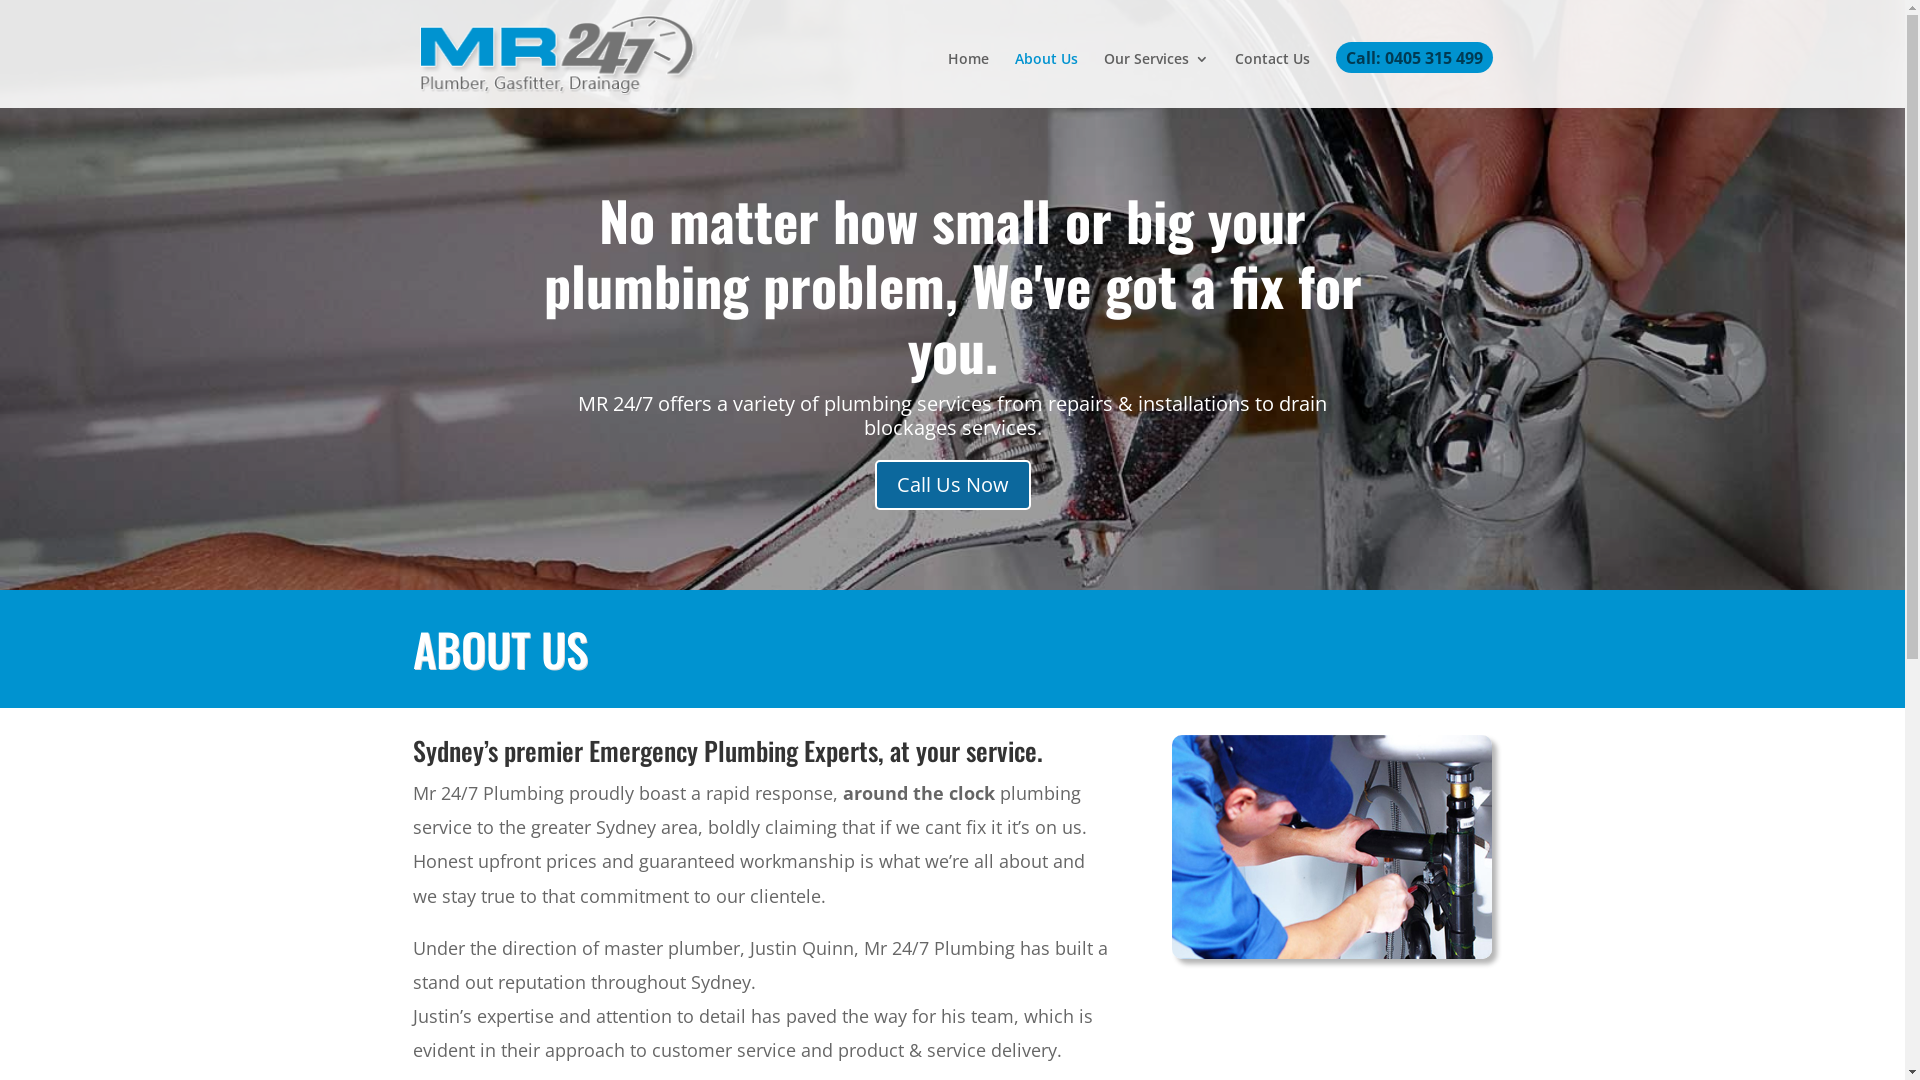 The height and width of the screenshot is (1080, 1920). I want to click on 'Home', so click(968, 79).